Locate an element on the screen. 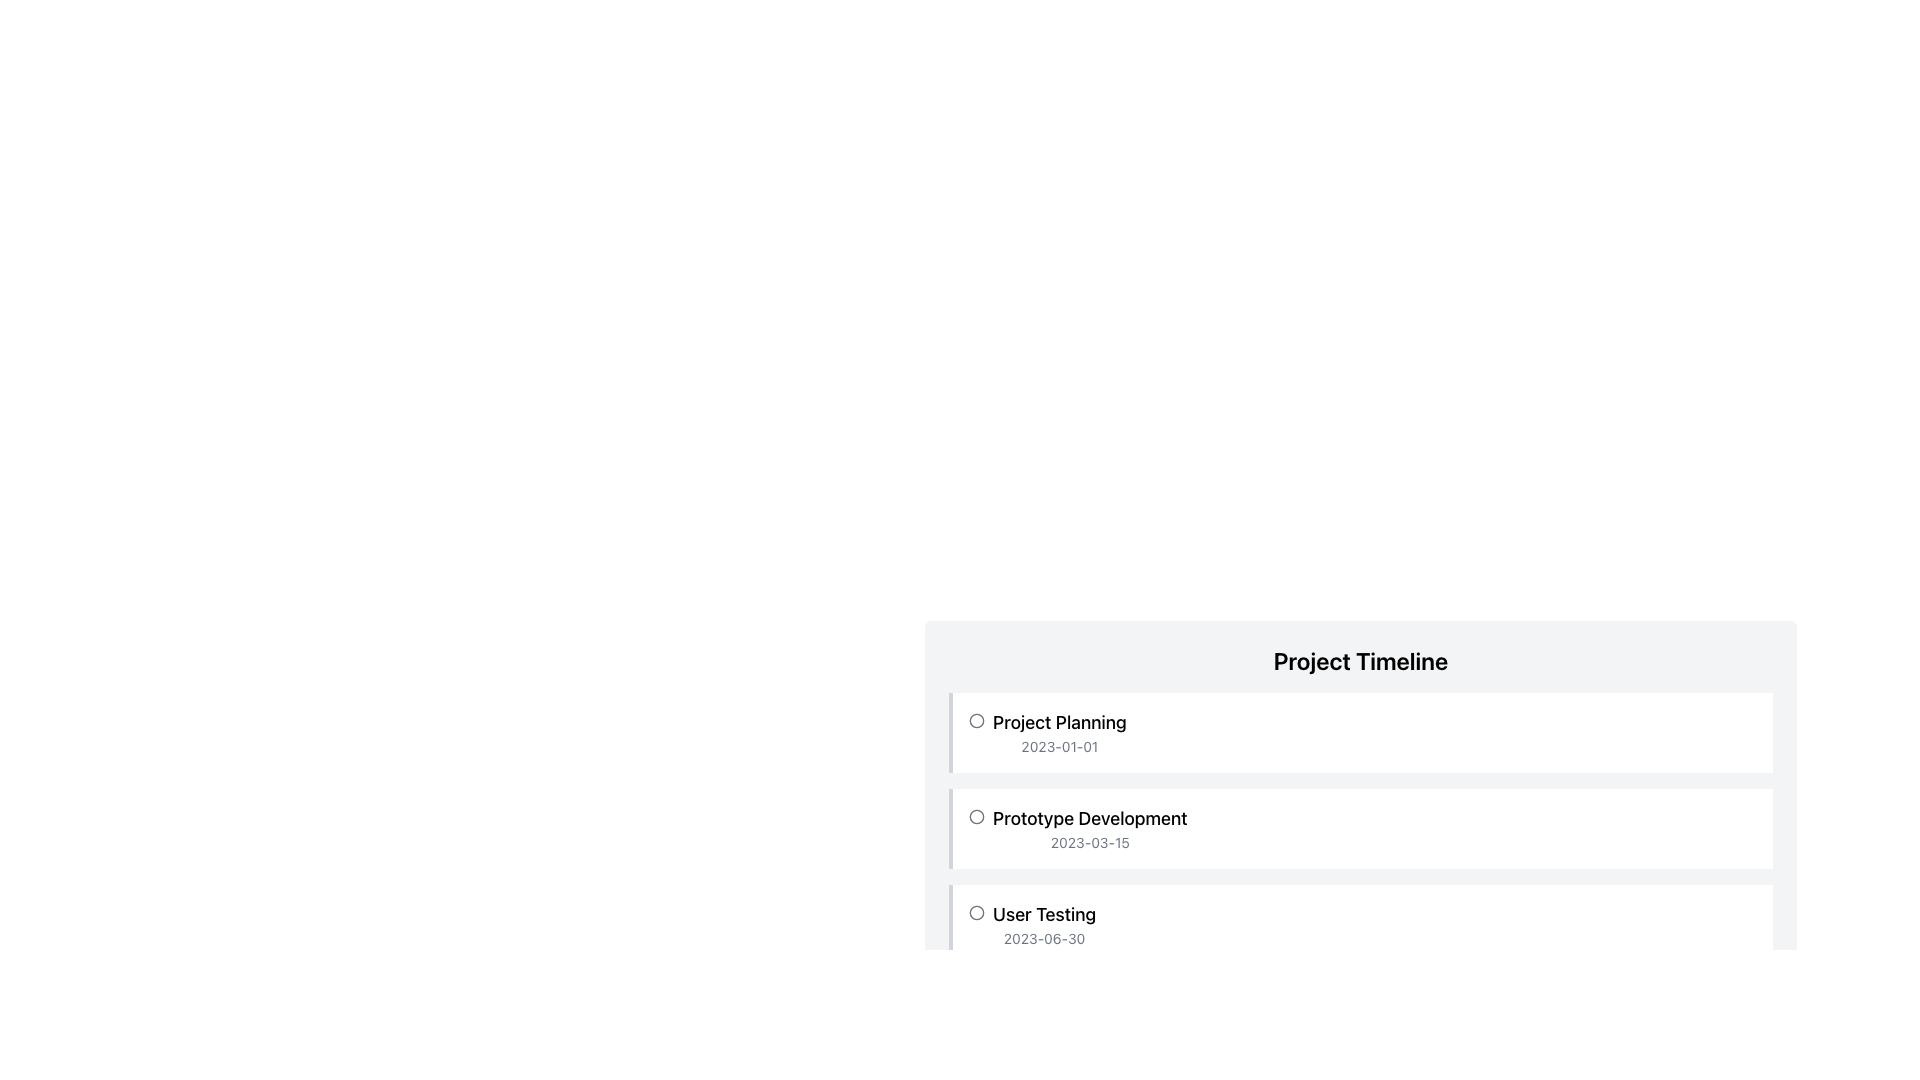 The width and height of the screenshot is (1920, 1080). the small circular icon with a gray stroke, positioned to the left of the text 'Project Planning' in the 'Project Timeline' section is located at coordinates (977, 721).